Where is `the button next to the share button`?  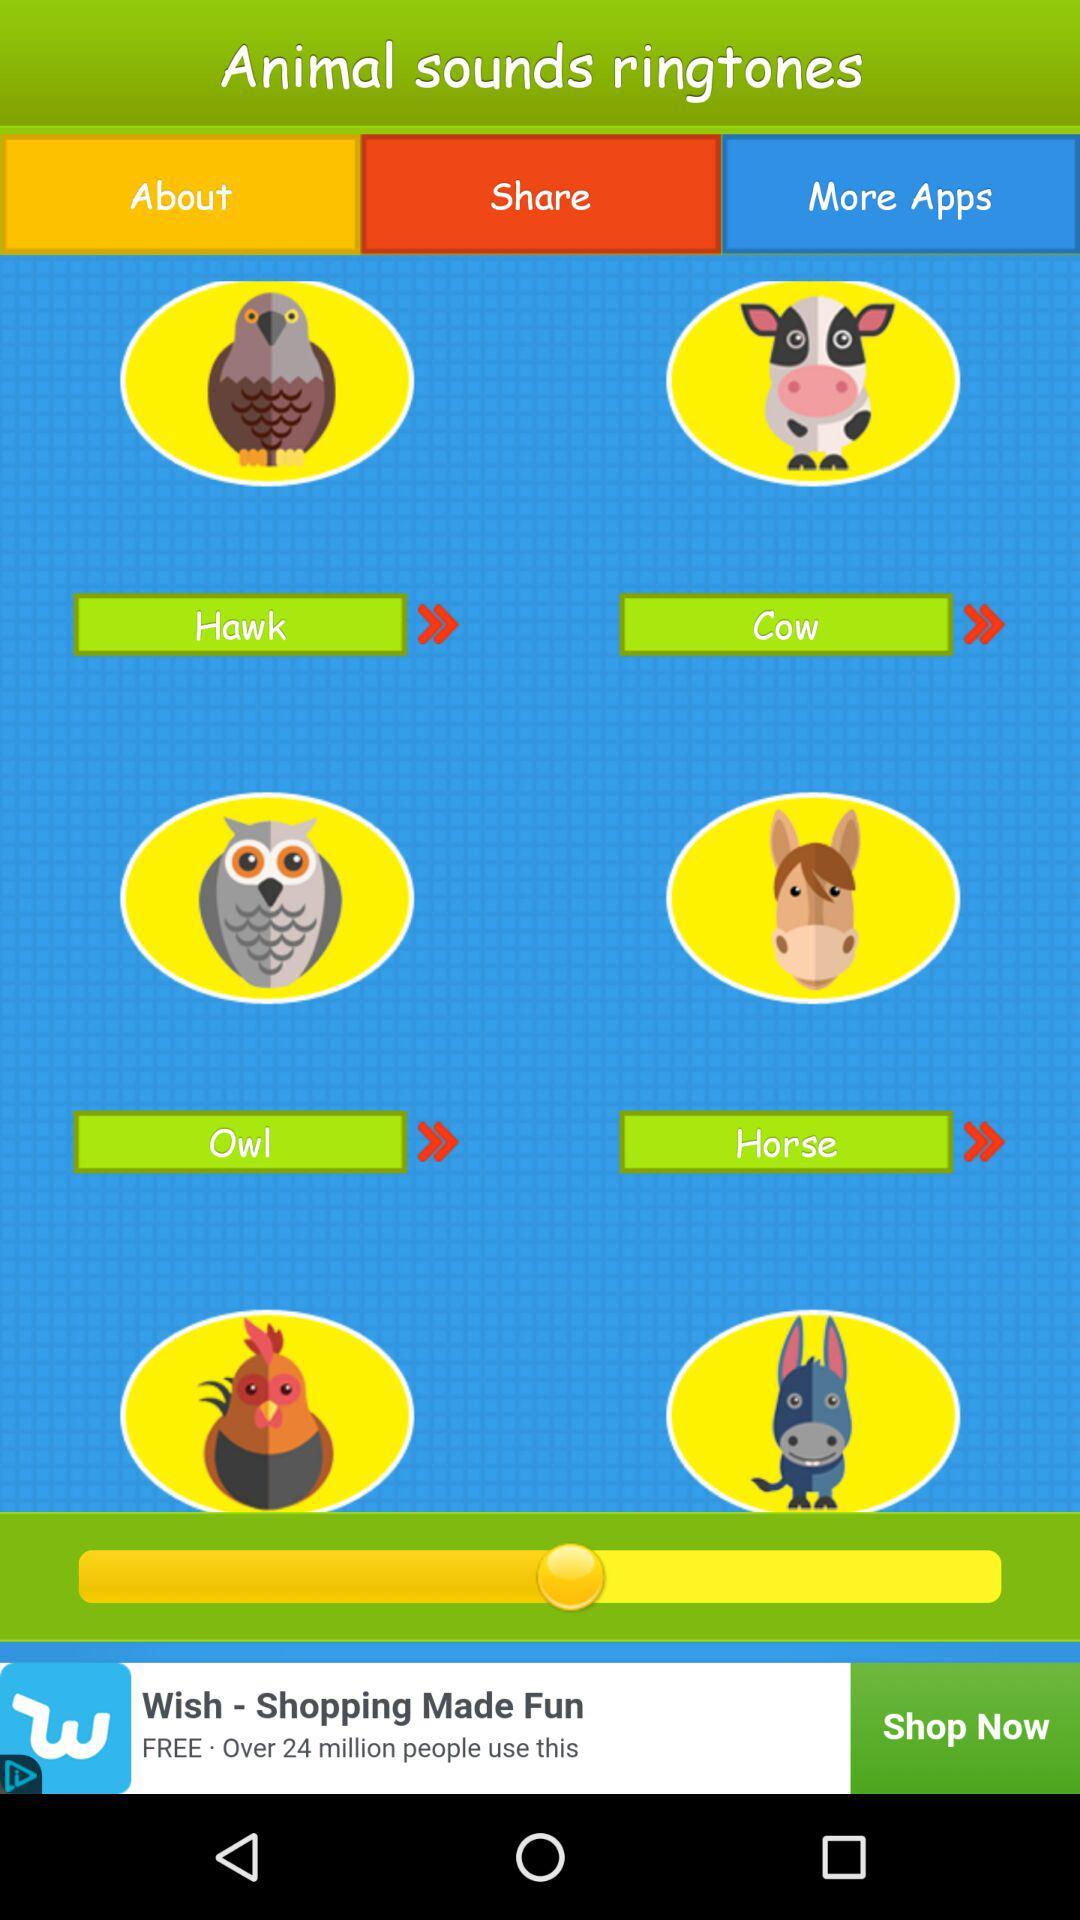
the button next to the share button is located at coordinates (900, 194).